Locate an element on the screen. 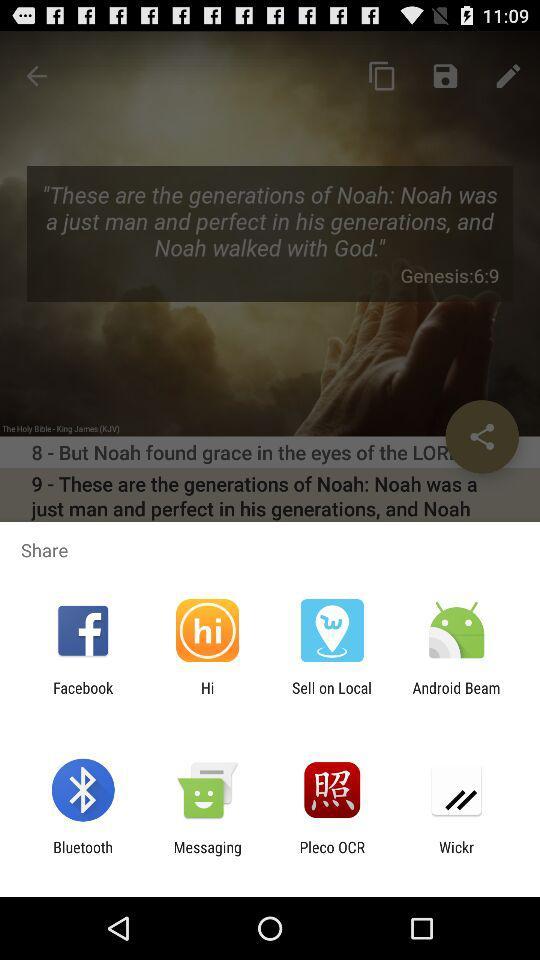 The image size is (540, 960). the item next to sell on local app is located at coordinates (206, 696).